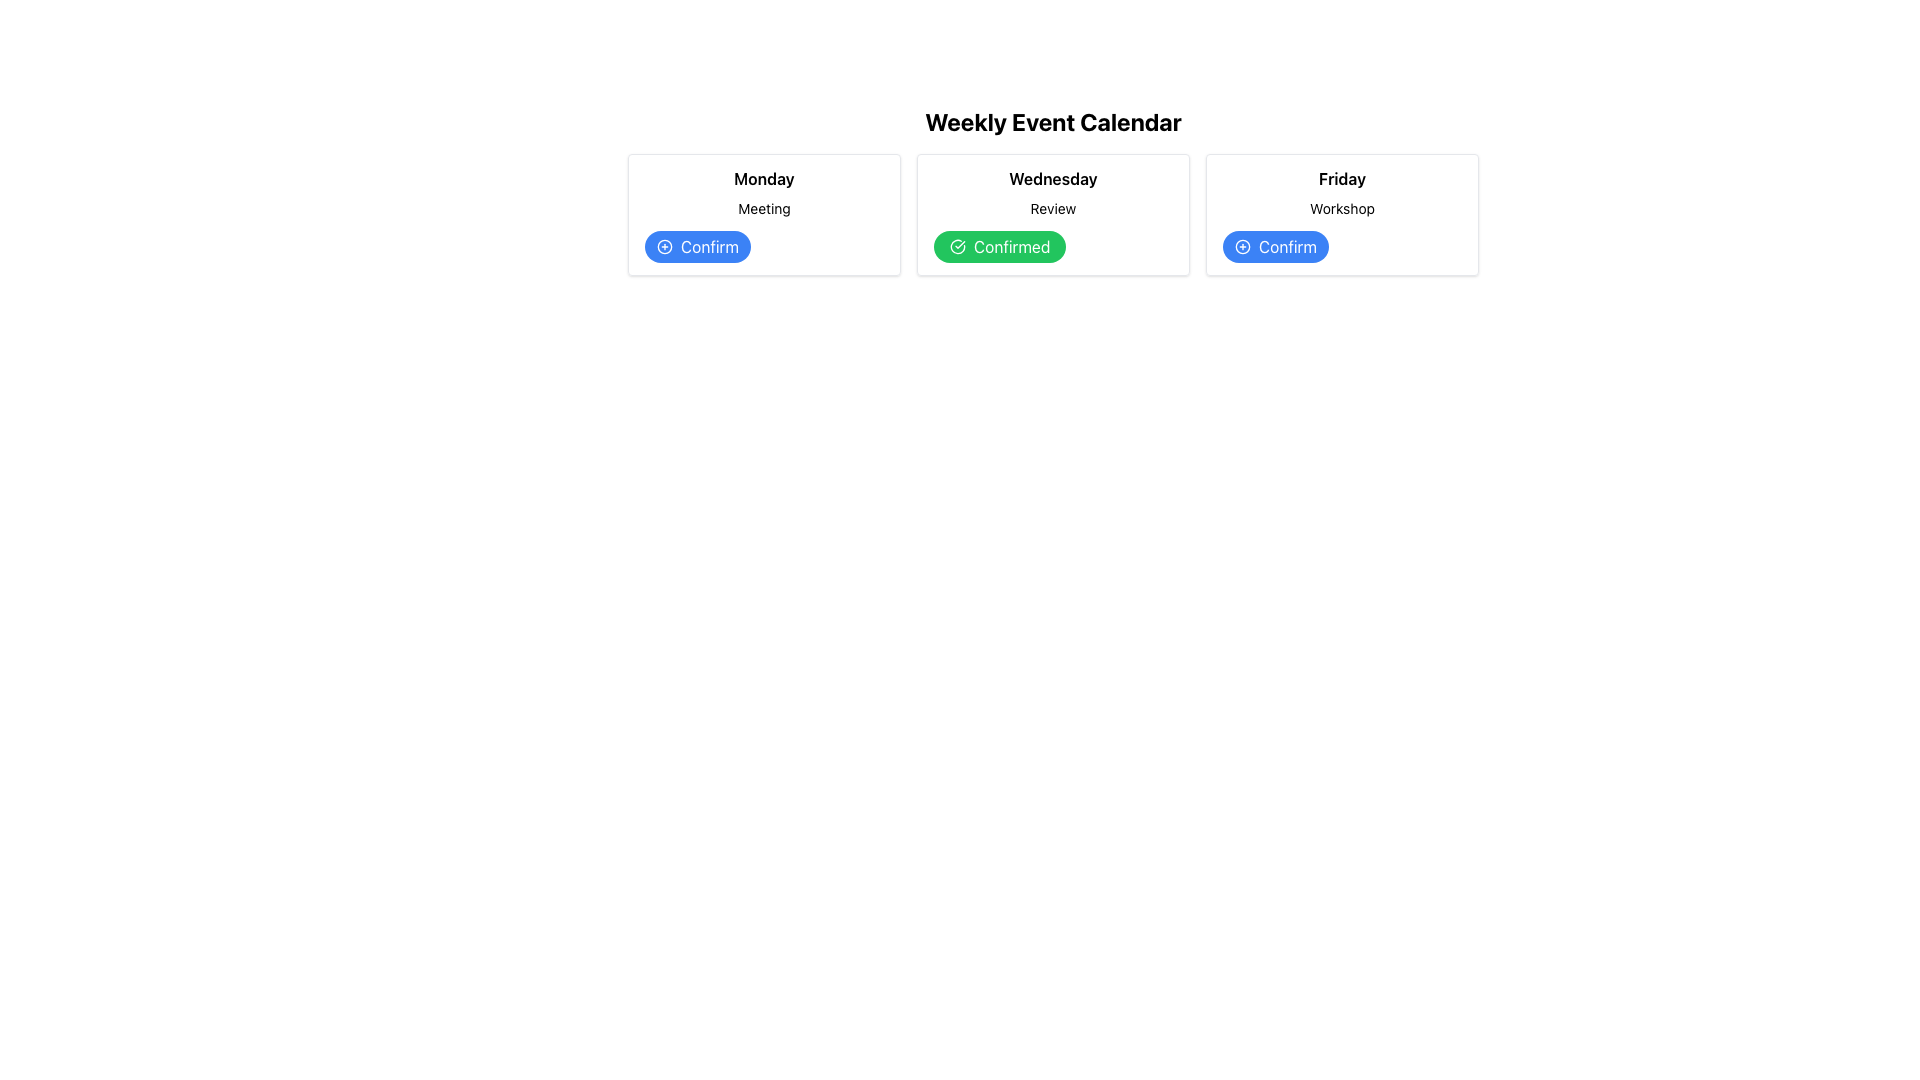 This screenshot has height=1080, width=1920. I want to click on the text label that denotes the day of the week, positioned at the top center of the 'Monday Meeting Confirm' card, so click(763, 177).